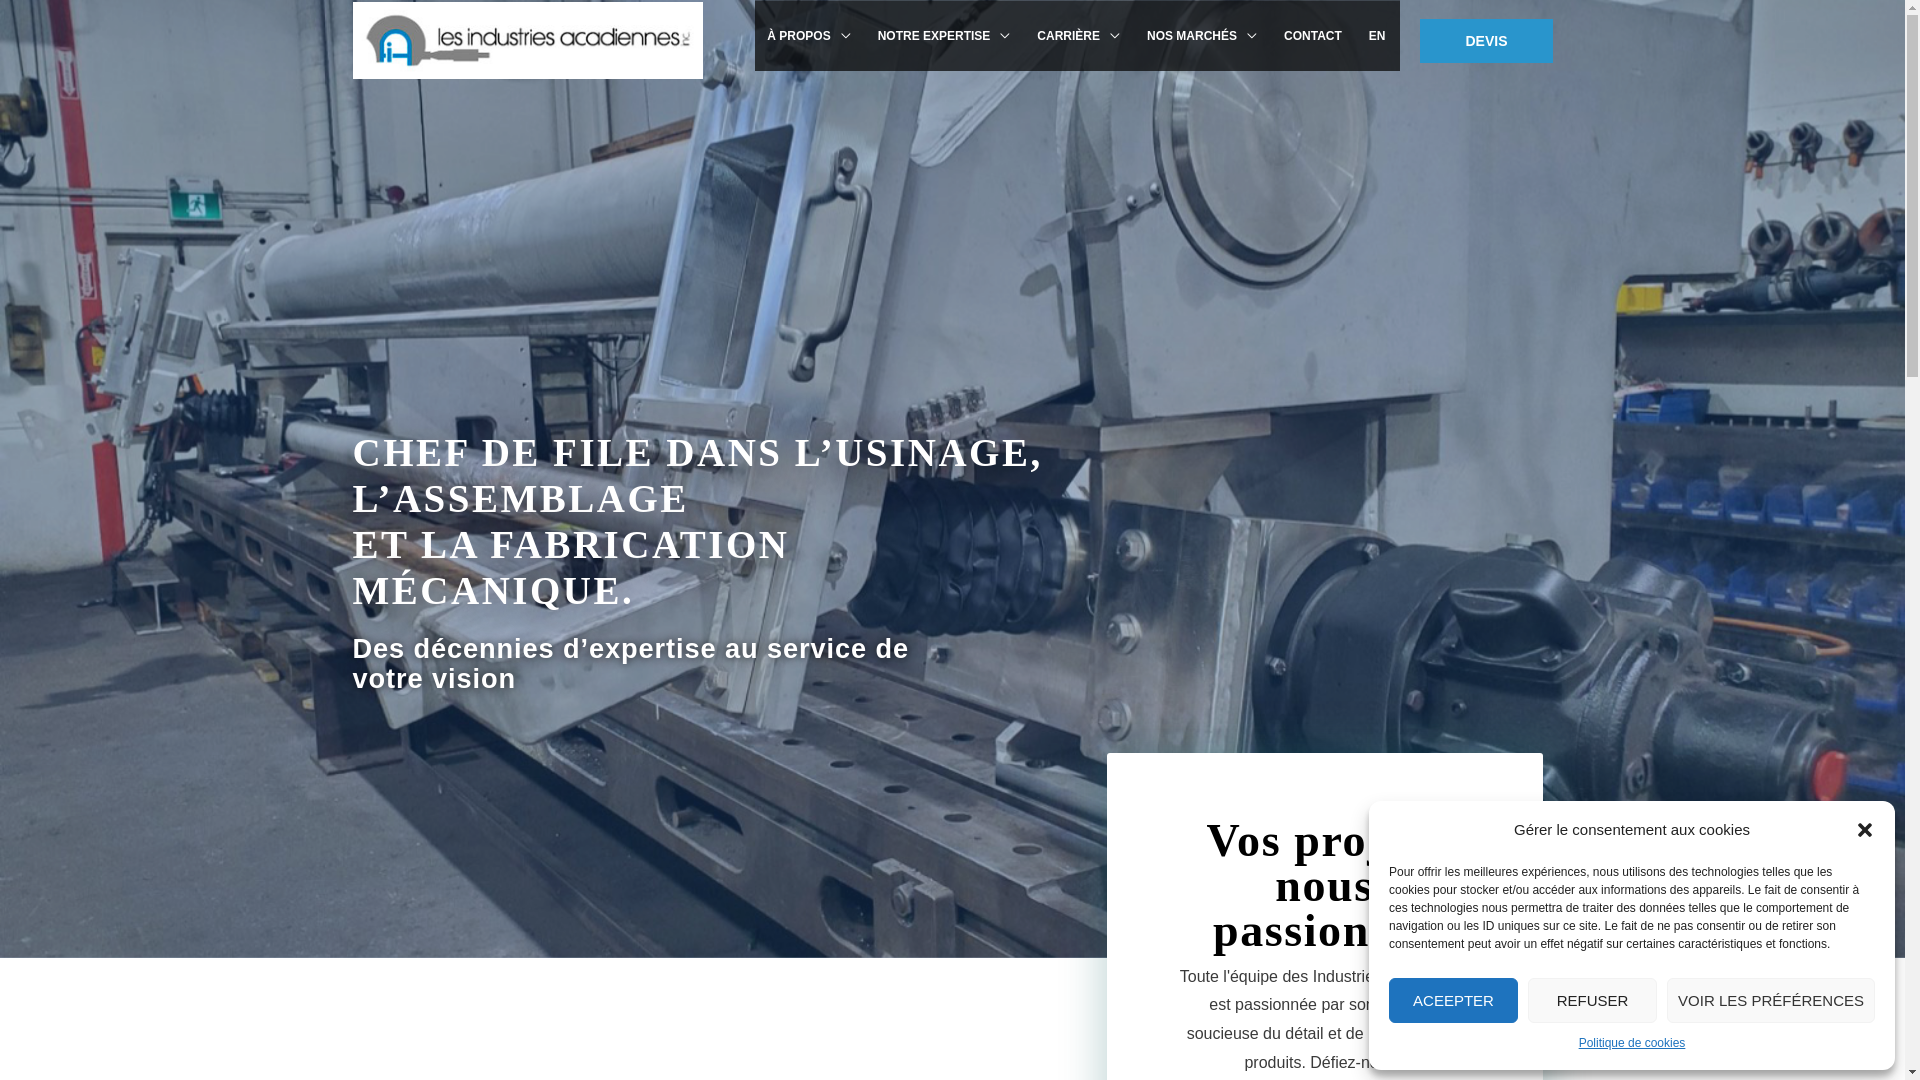 Image resolution: width=1920 pixels, height=1080 pixels. I want to click on 'DEVIS', so click(1486, 39).